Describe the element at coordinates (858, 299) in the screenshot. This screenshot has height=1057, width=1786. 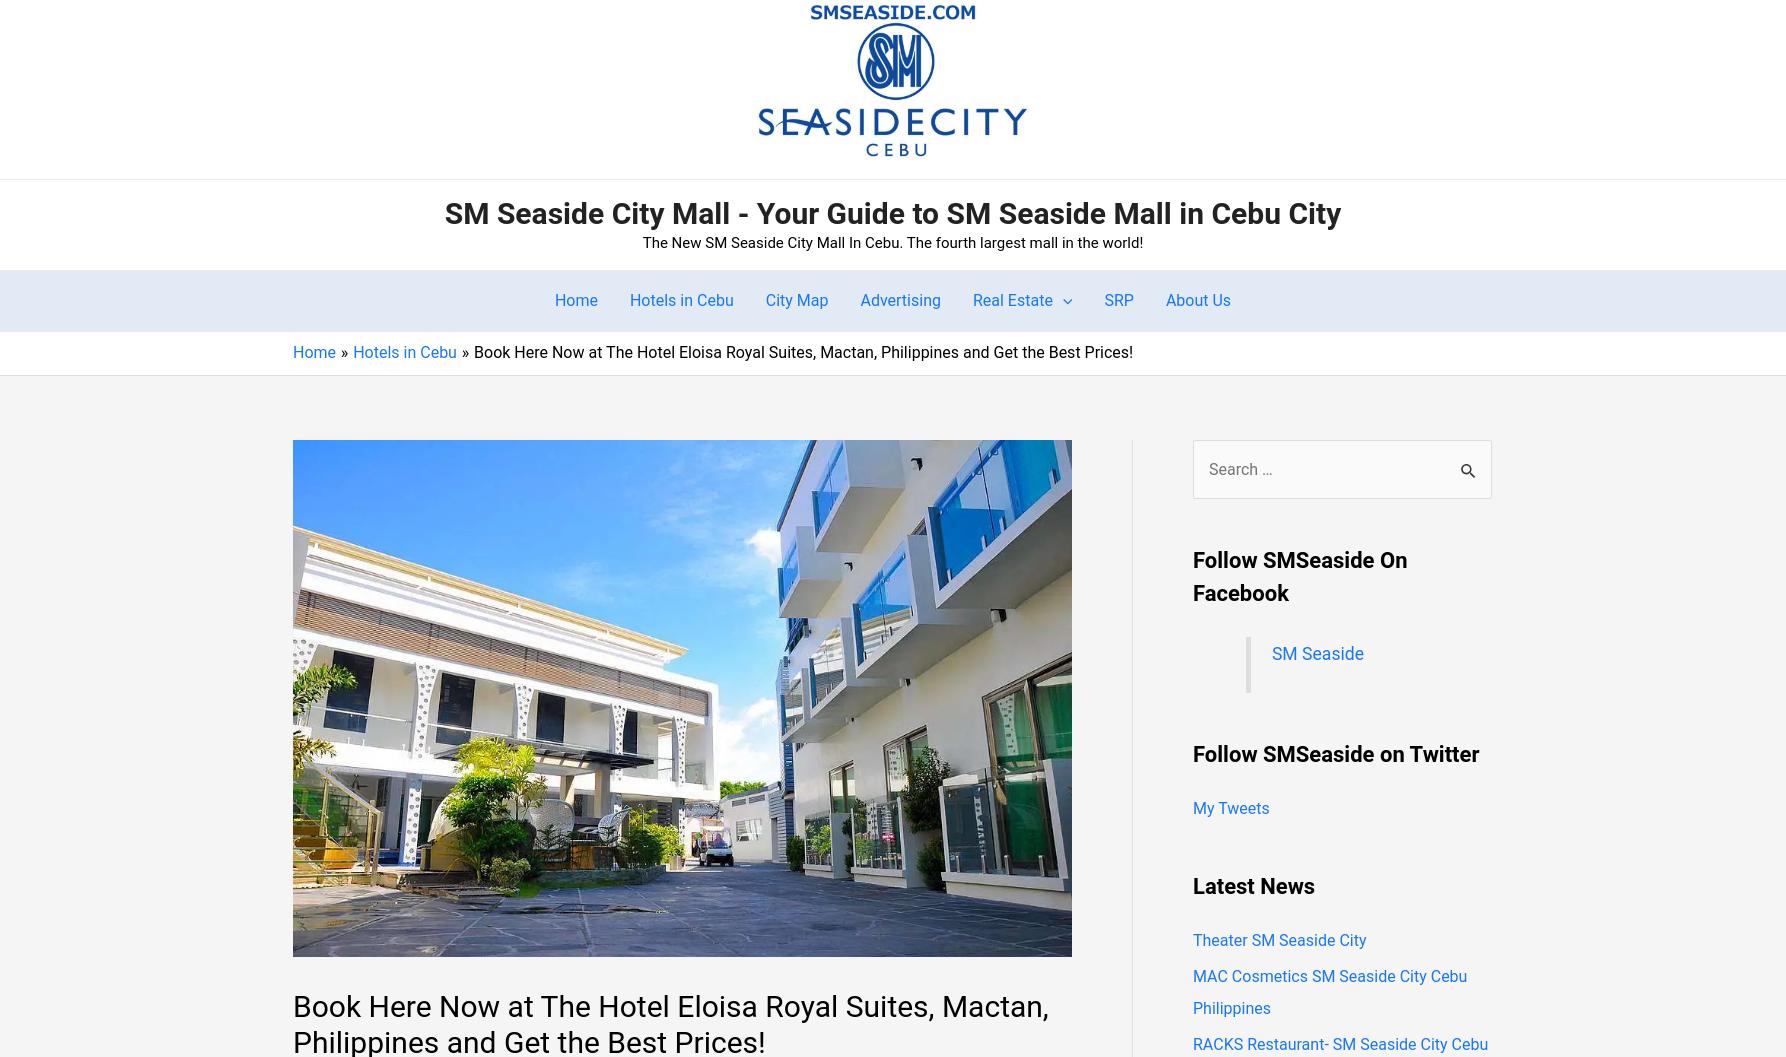
I see `'Advertising'` at that location.